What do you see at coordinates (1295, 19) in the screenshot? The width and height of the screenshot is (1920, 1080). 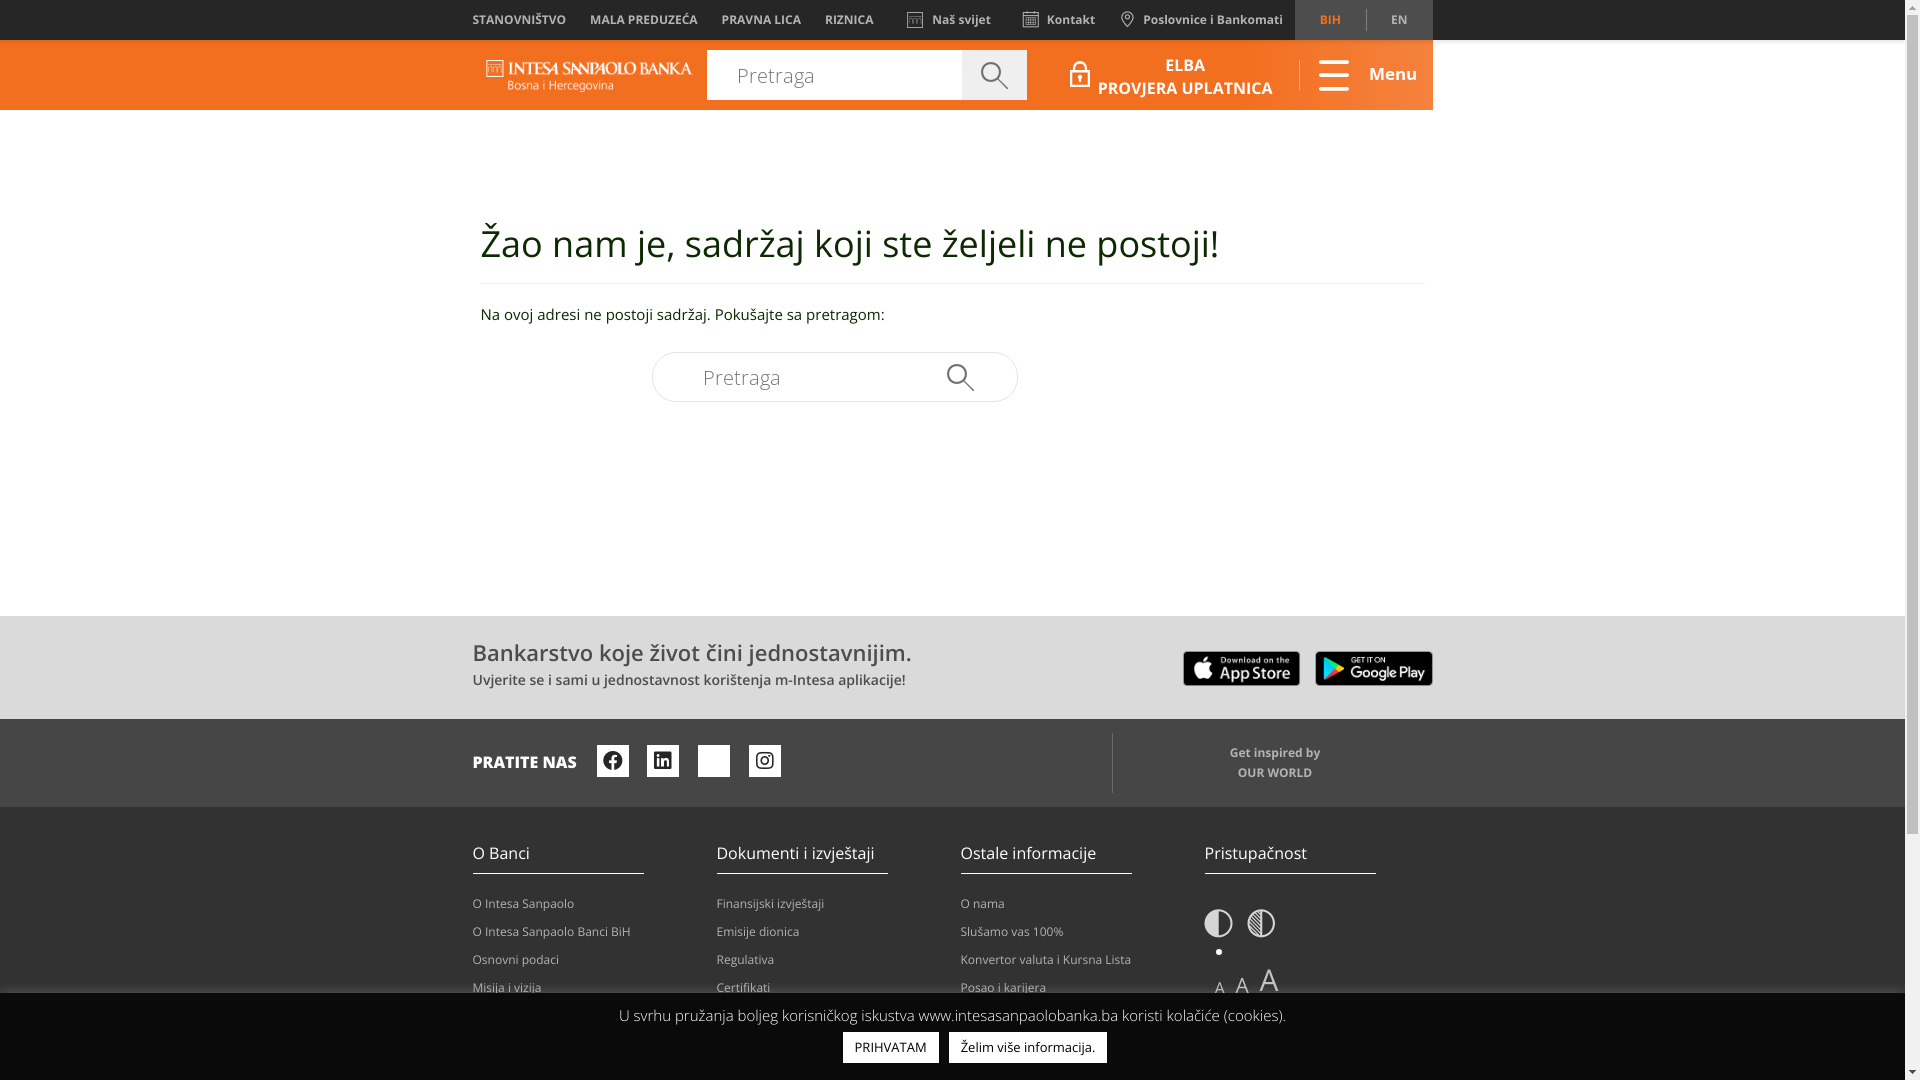 I see `'BIH'` at bounding box center [1295, 19].